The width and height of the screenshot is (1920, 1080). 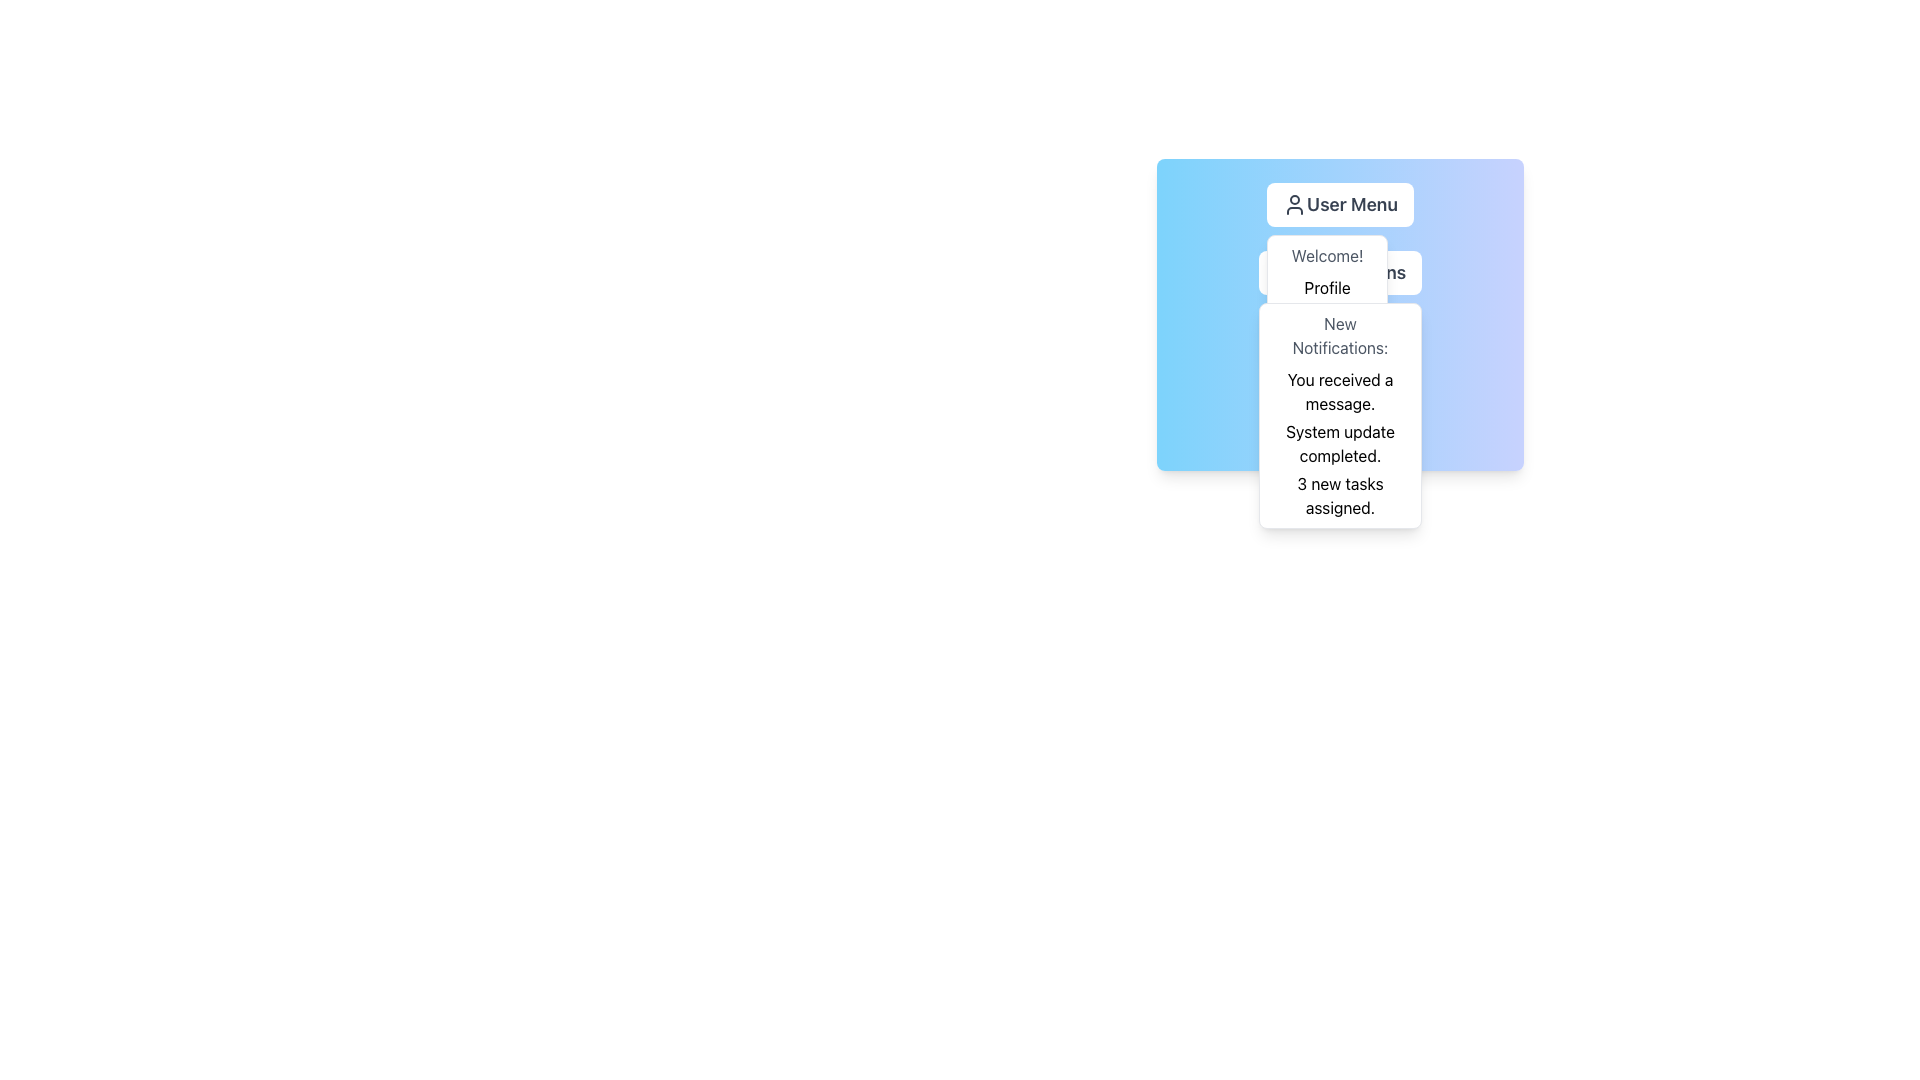 What do you see at coordinates (1340, 415) in the screenshot?
I see `displayed texts from the notification drop-down panel located beneath the 'Notifications' button` at bounding box center [1340, 415].